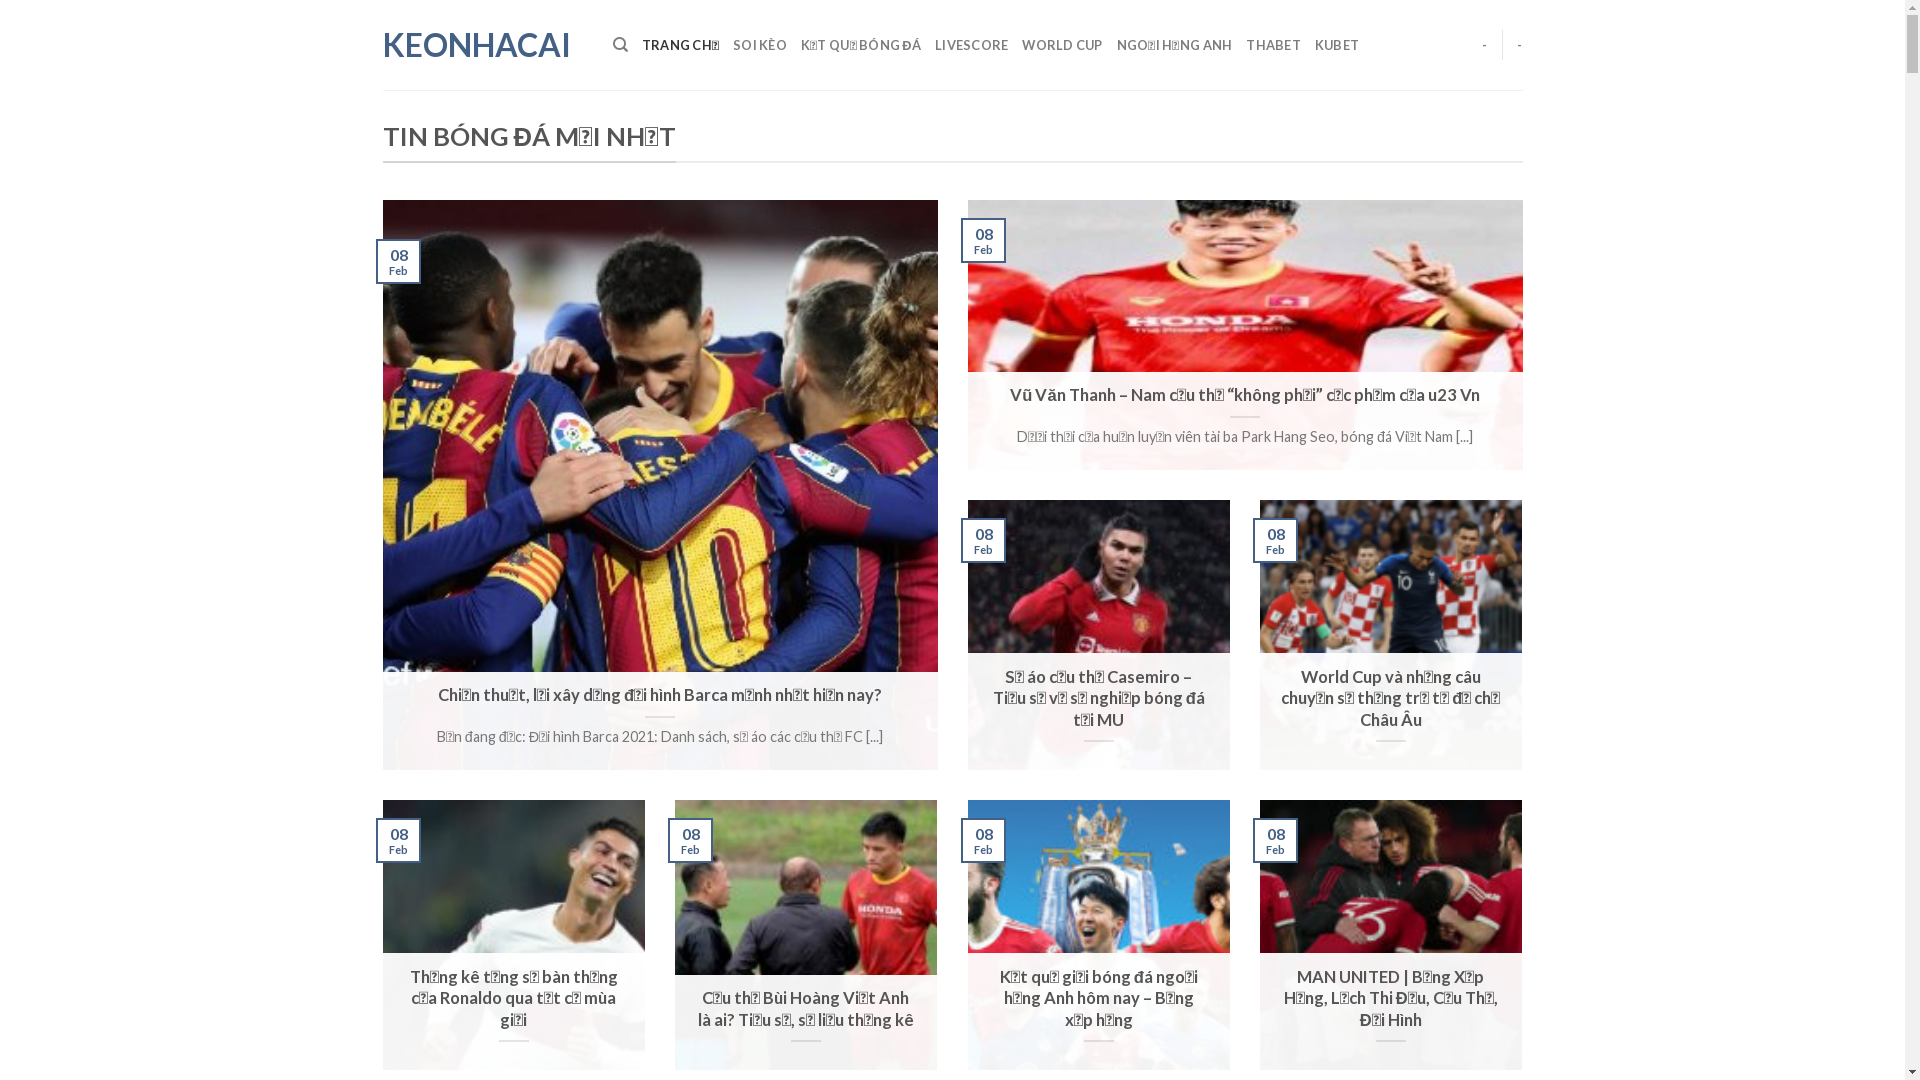 This screenshot has height=1080, width=1920. What do you see at coordinates (1519, 45) in the screenshot?
I see `'-'` at bounding box center [1519, 45].